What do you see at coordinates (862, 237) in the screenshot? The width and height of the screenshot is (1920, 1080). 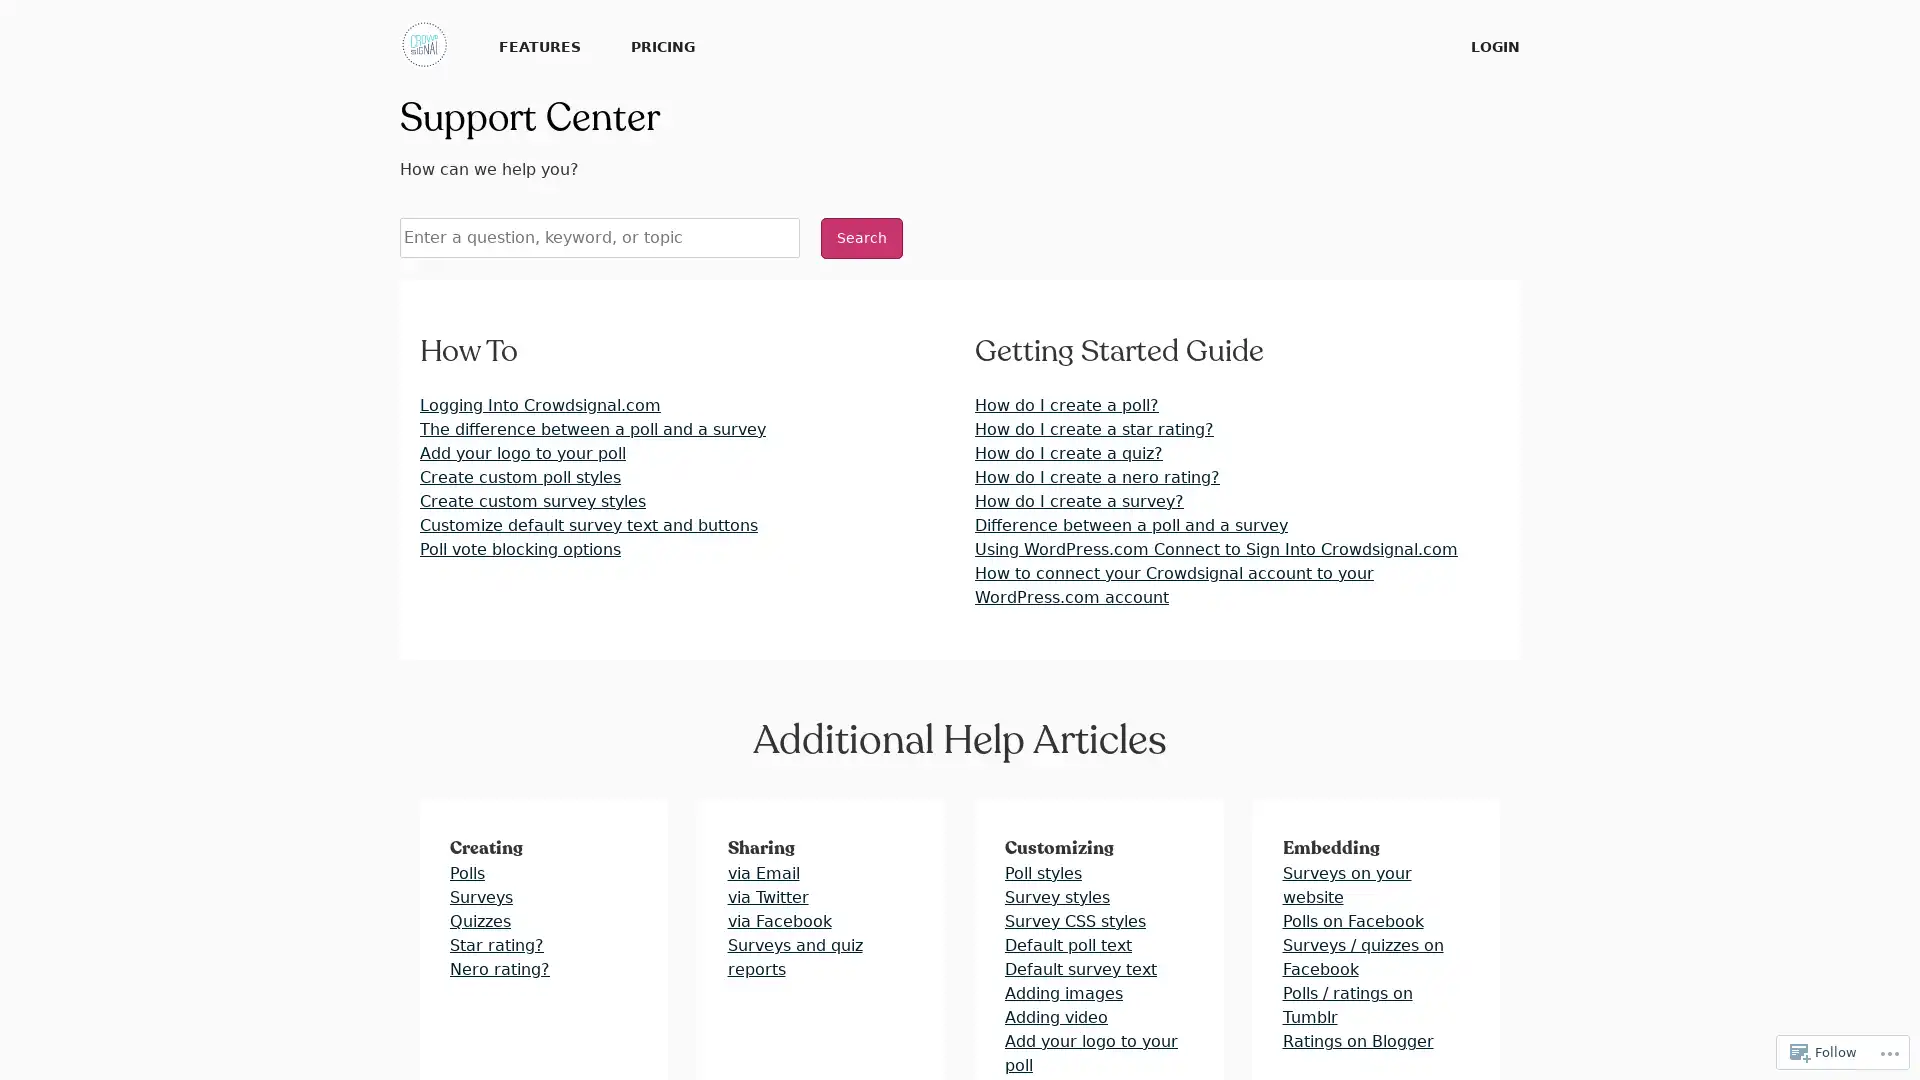 I see `Search` at bounding box center [862, 237].